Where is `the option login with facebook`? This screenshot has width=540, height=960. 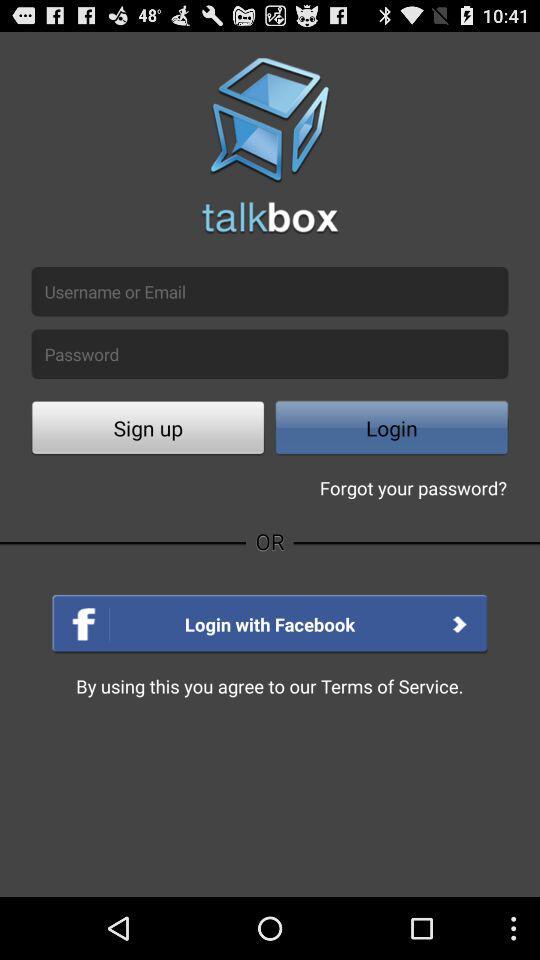
the option login with facebook is located at coordinates (270, 623).